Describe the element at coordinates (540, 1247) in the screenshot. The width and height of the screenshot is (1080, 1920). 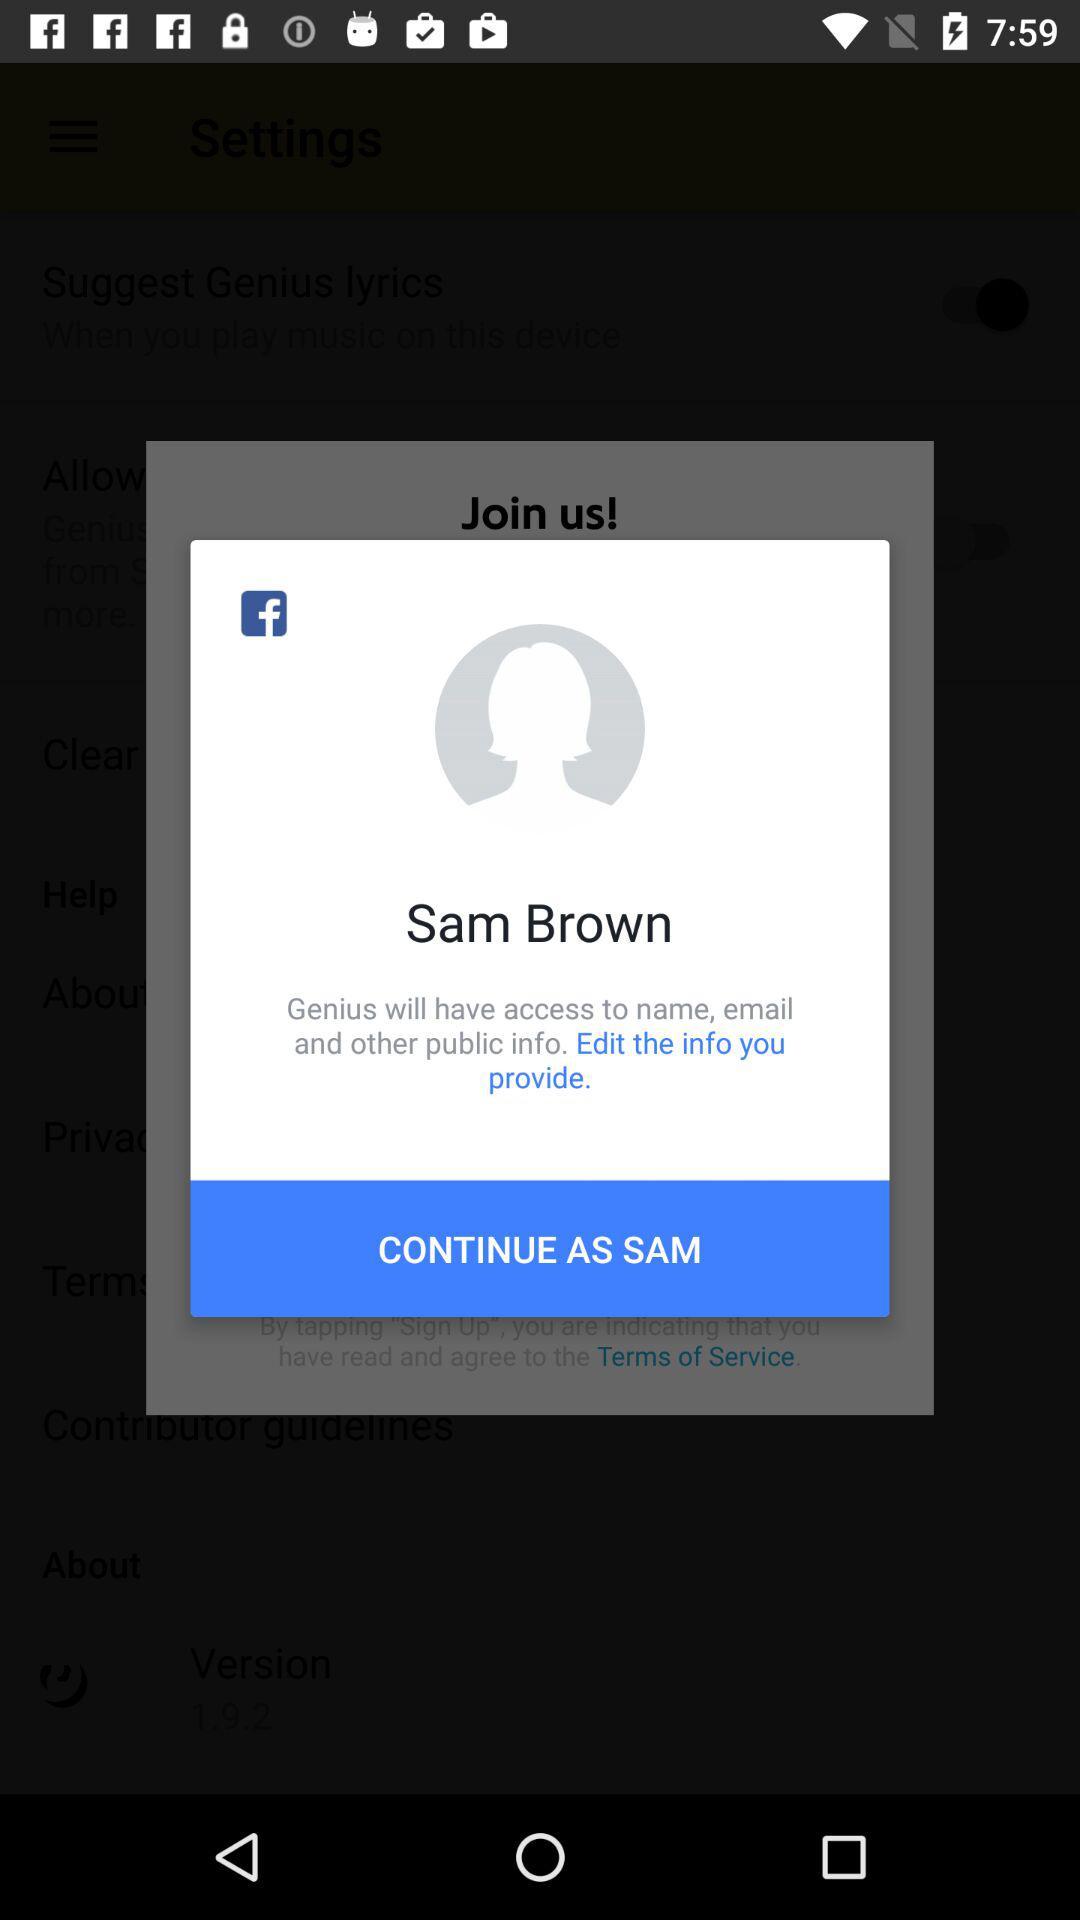
I see `the item below genius will have item` at that location.